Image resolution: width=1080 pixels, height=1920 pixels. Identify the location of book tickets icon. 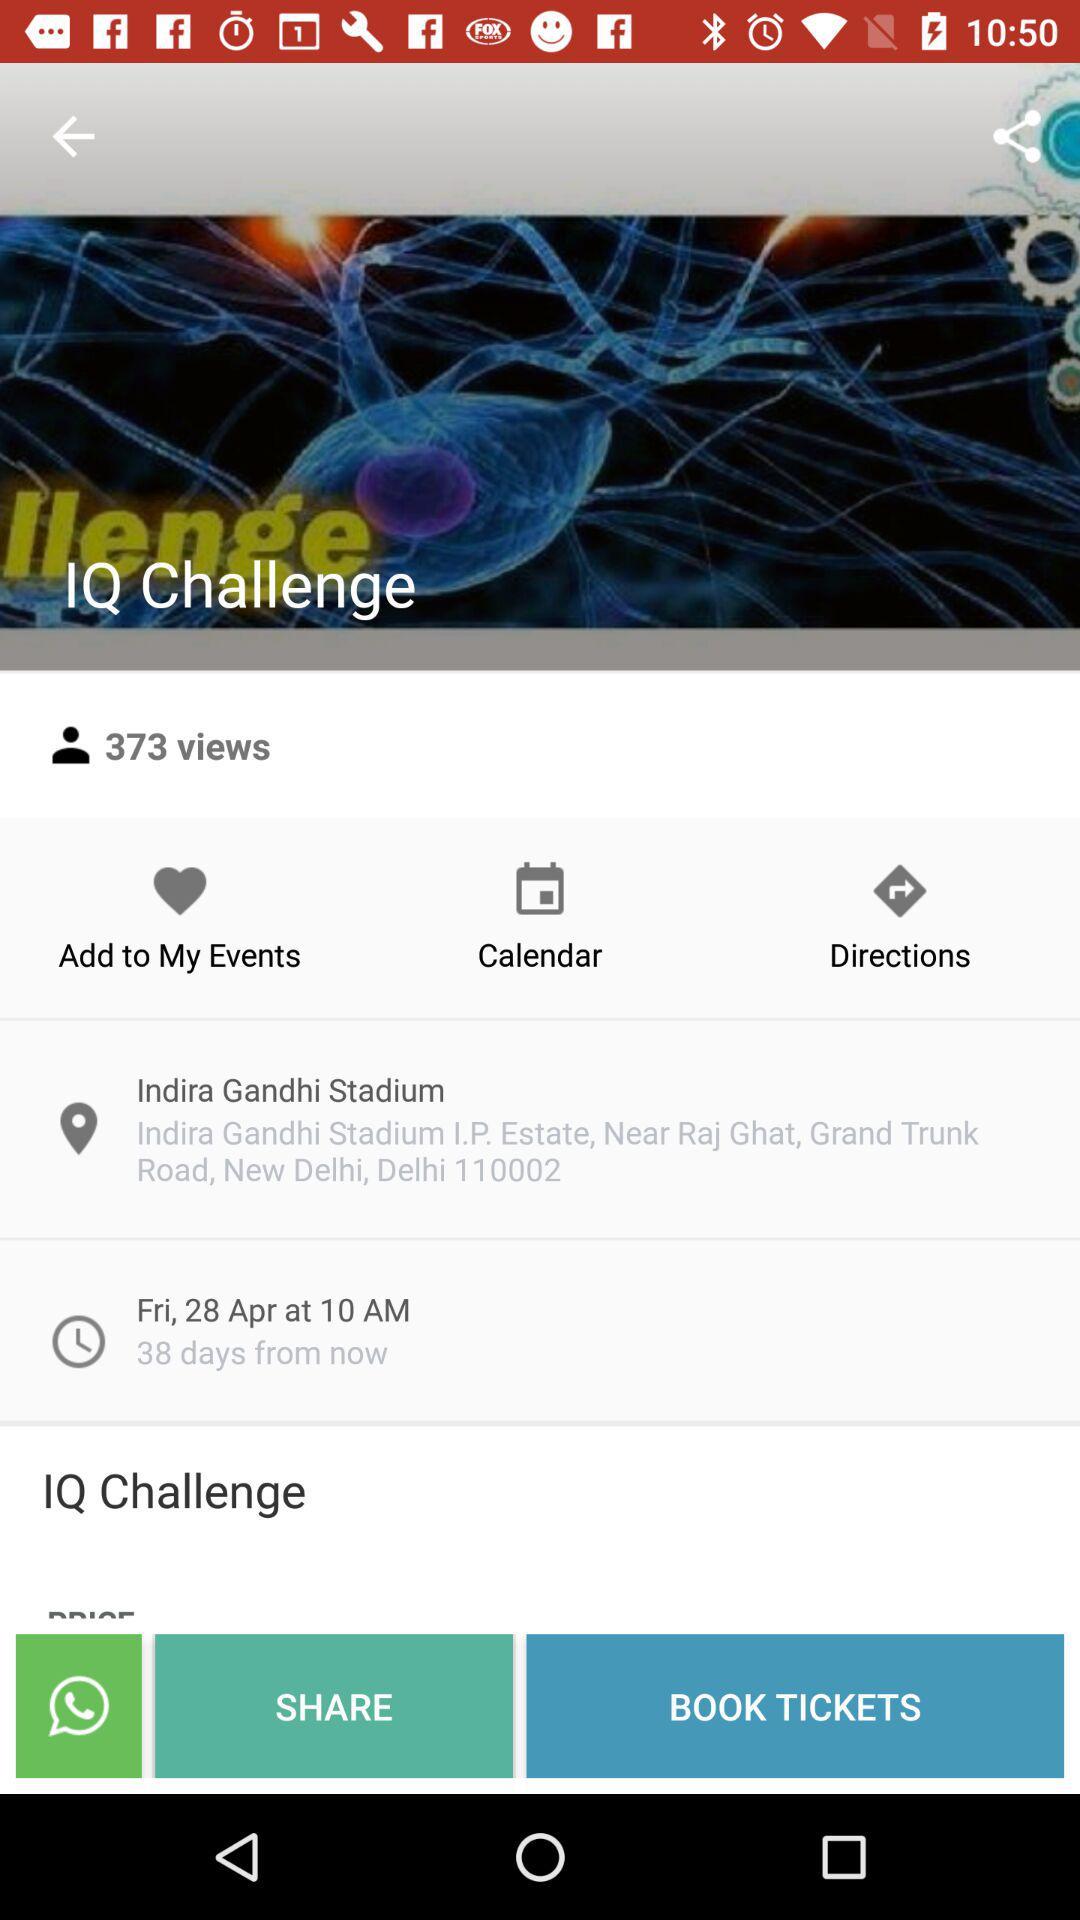
(794, 1705).